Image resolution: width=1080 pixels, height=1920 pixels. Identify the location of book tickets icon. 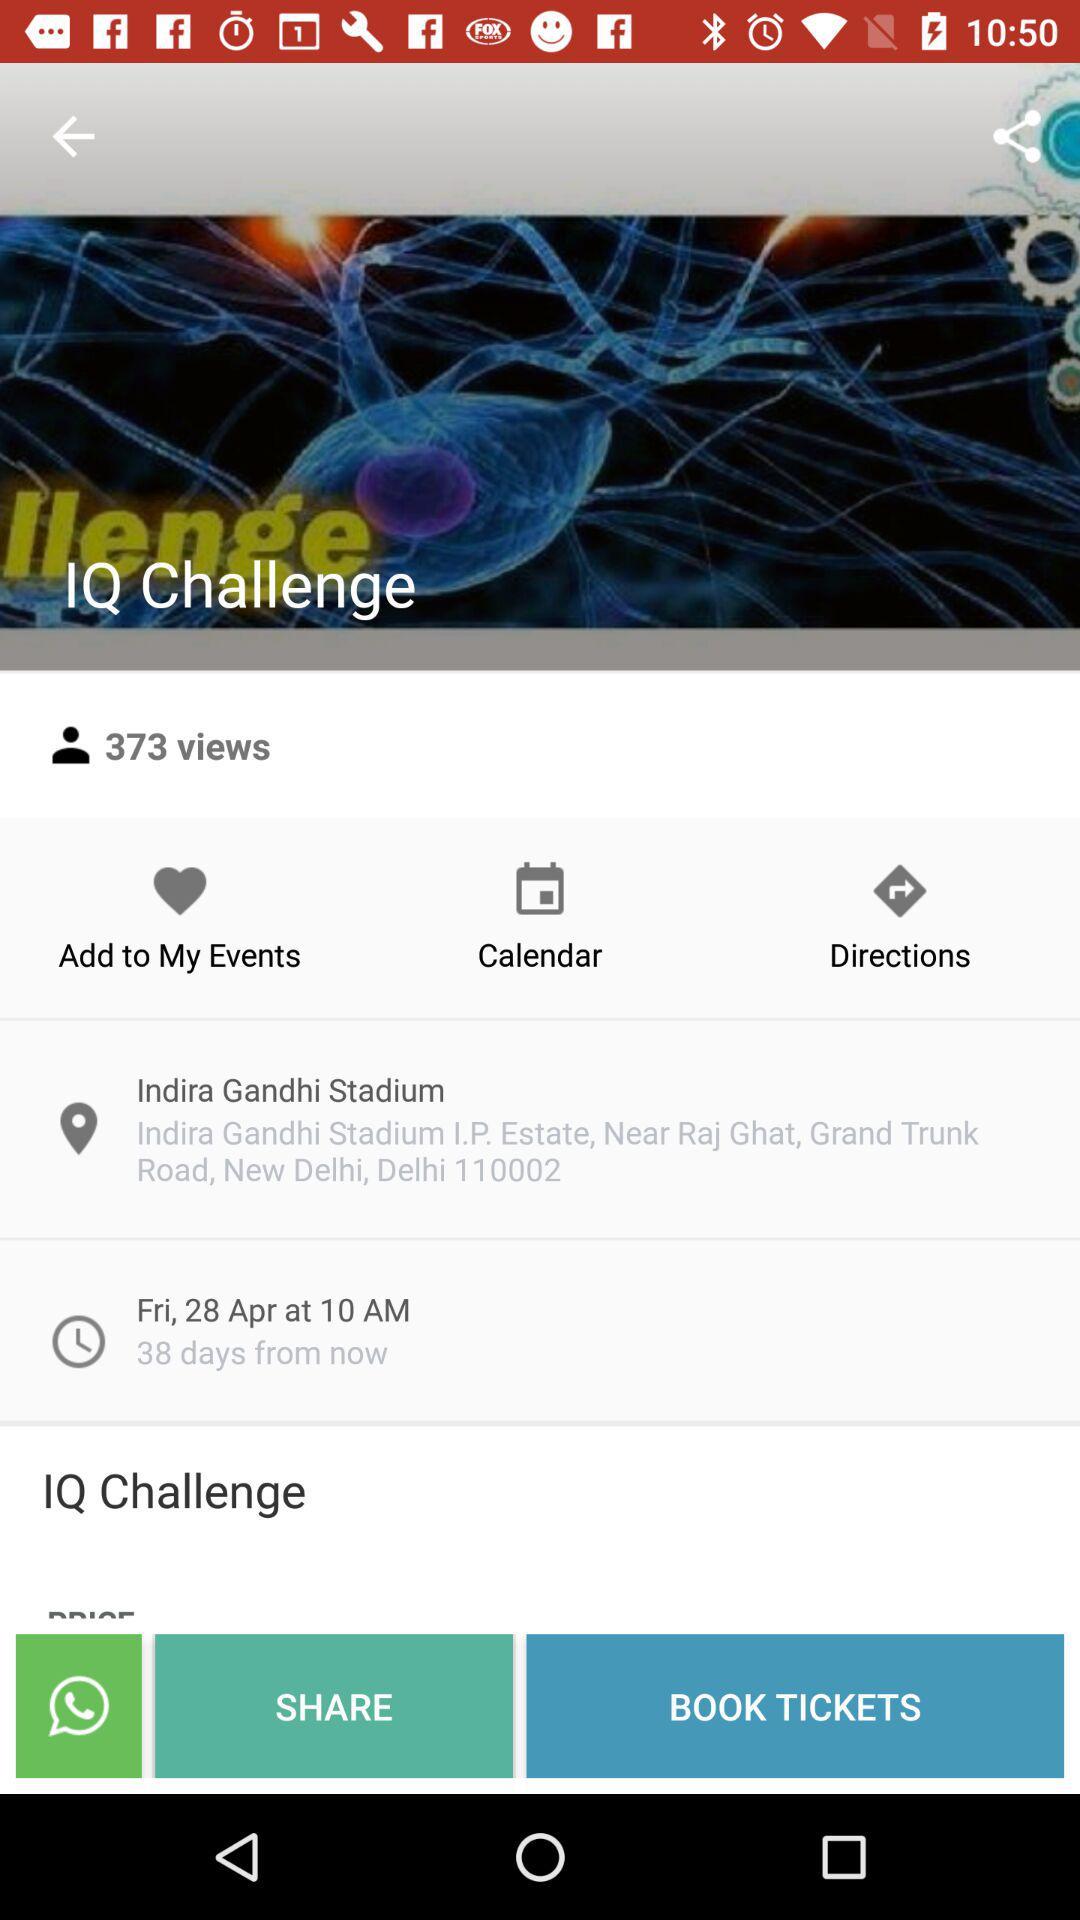
(794, 1705).